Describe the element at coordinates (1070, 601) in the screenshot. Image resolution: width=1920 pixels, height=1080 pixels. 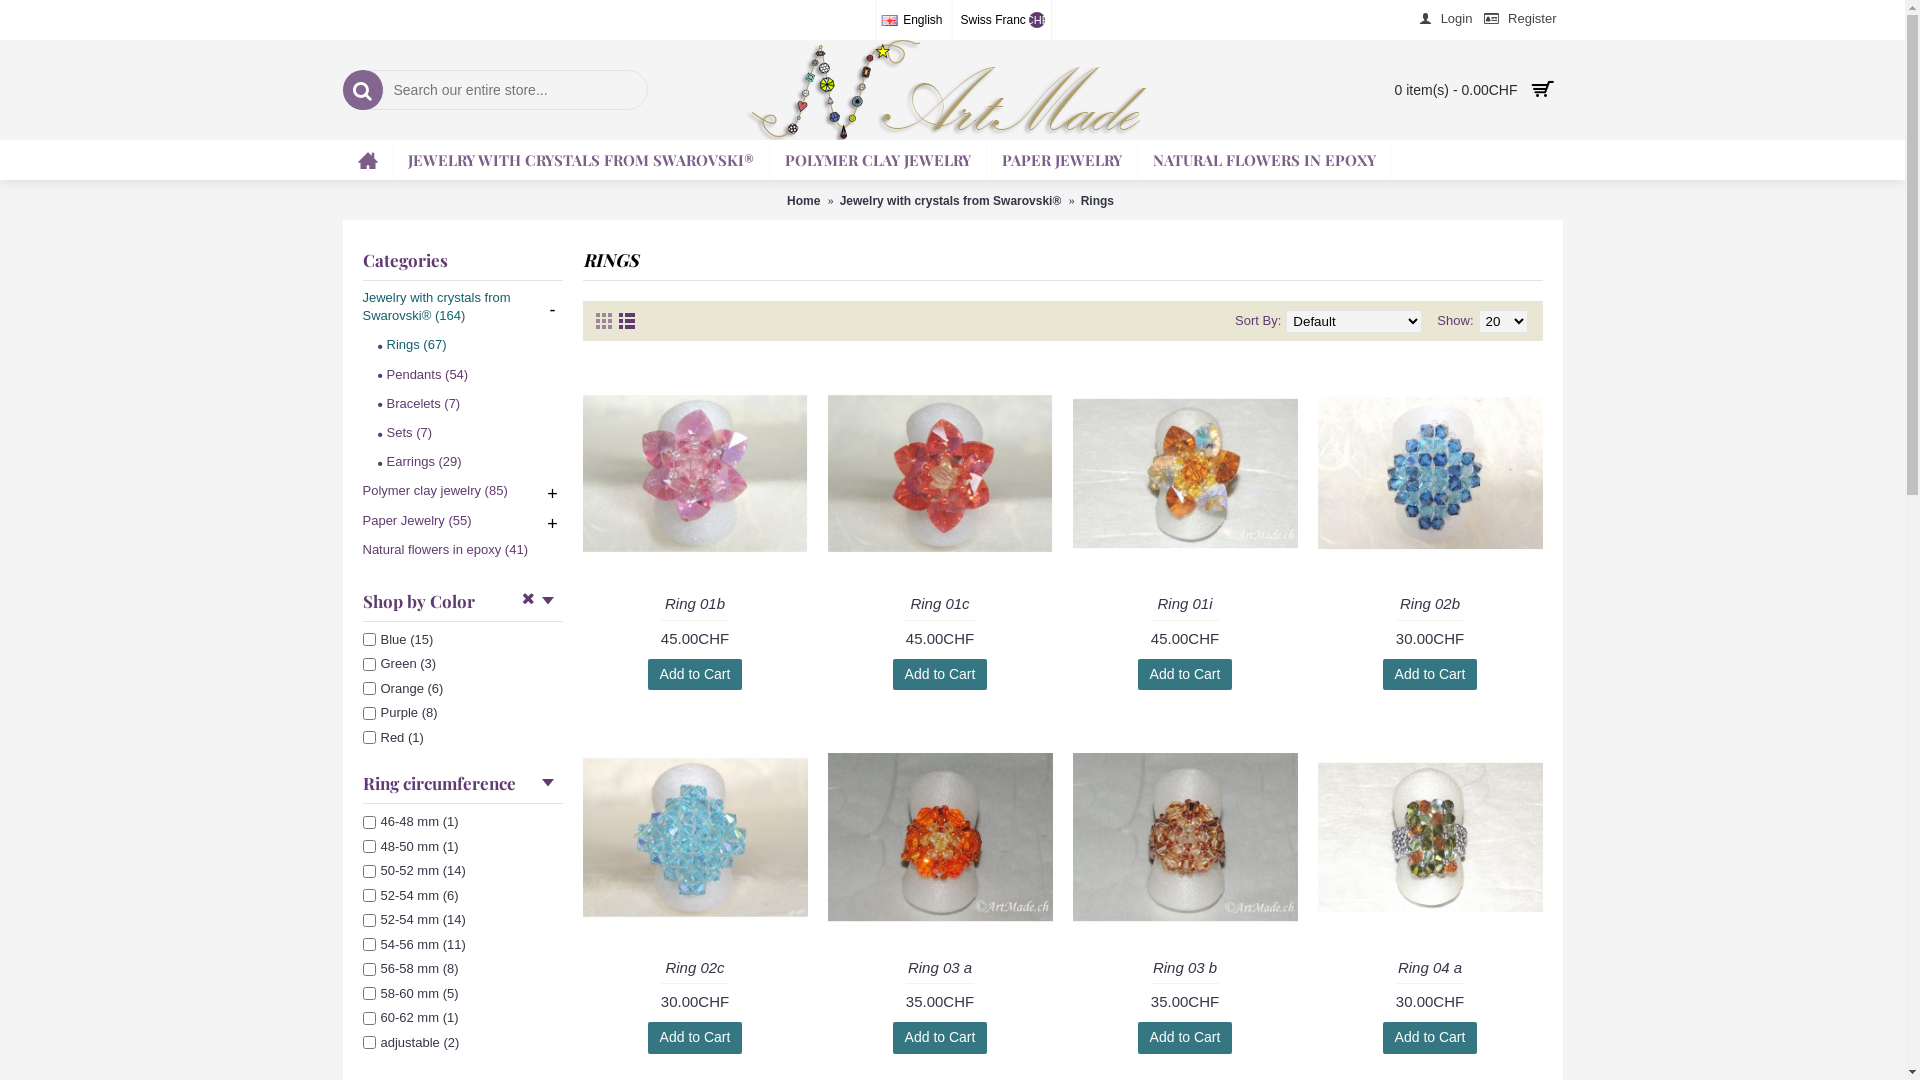
I see `'Ring 01i'` at that location.